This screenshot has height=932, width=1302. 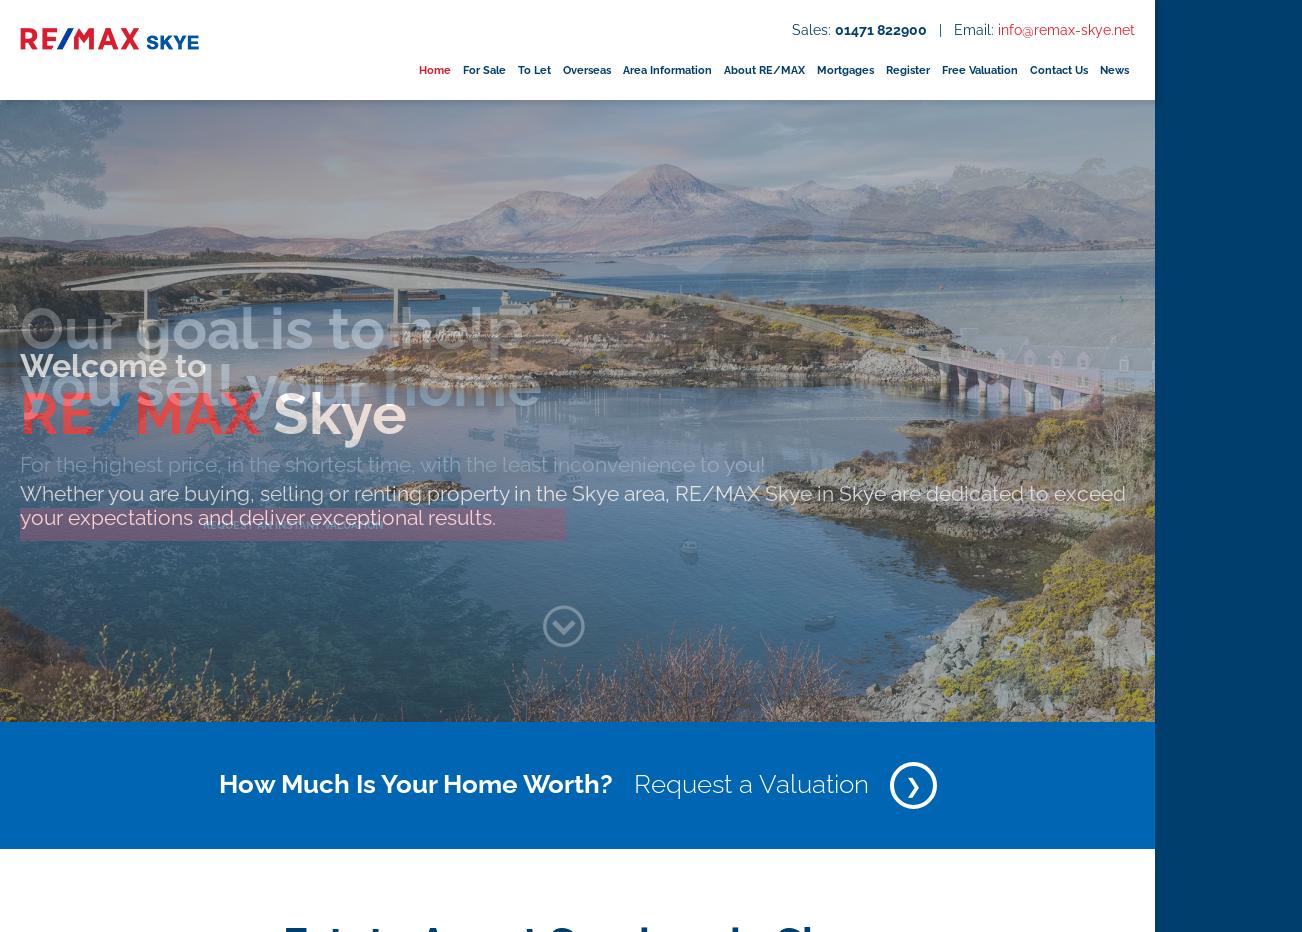 I want to click on 'For the highest price, in the shortest time, with the least inconvenience to you!', so click(x=391, y=464).